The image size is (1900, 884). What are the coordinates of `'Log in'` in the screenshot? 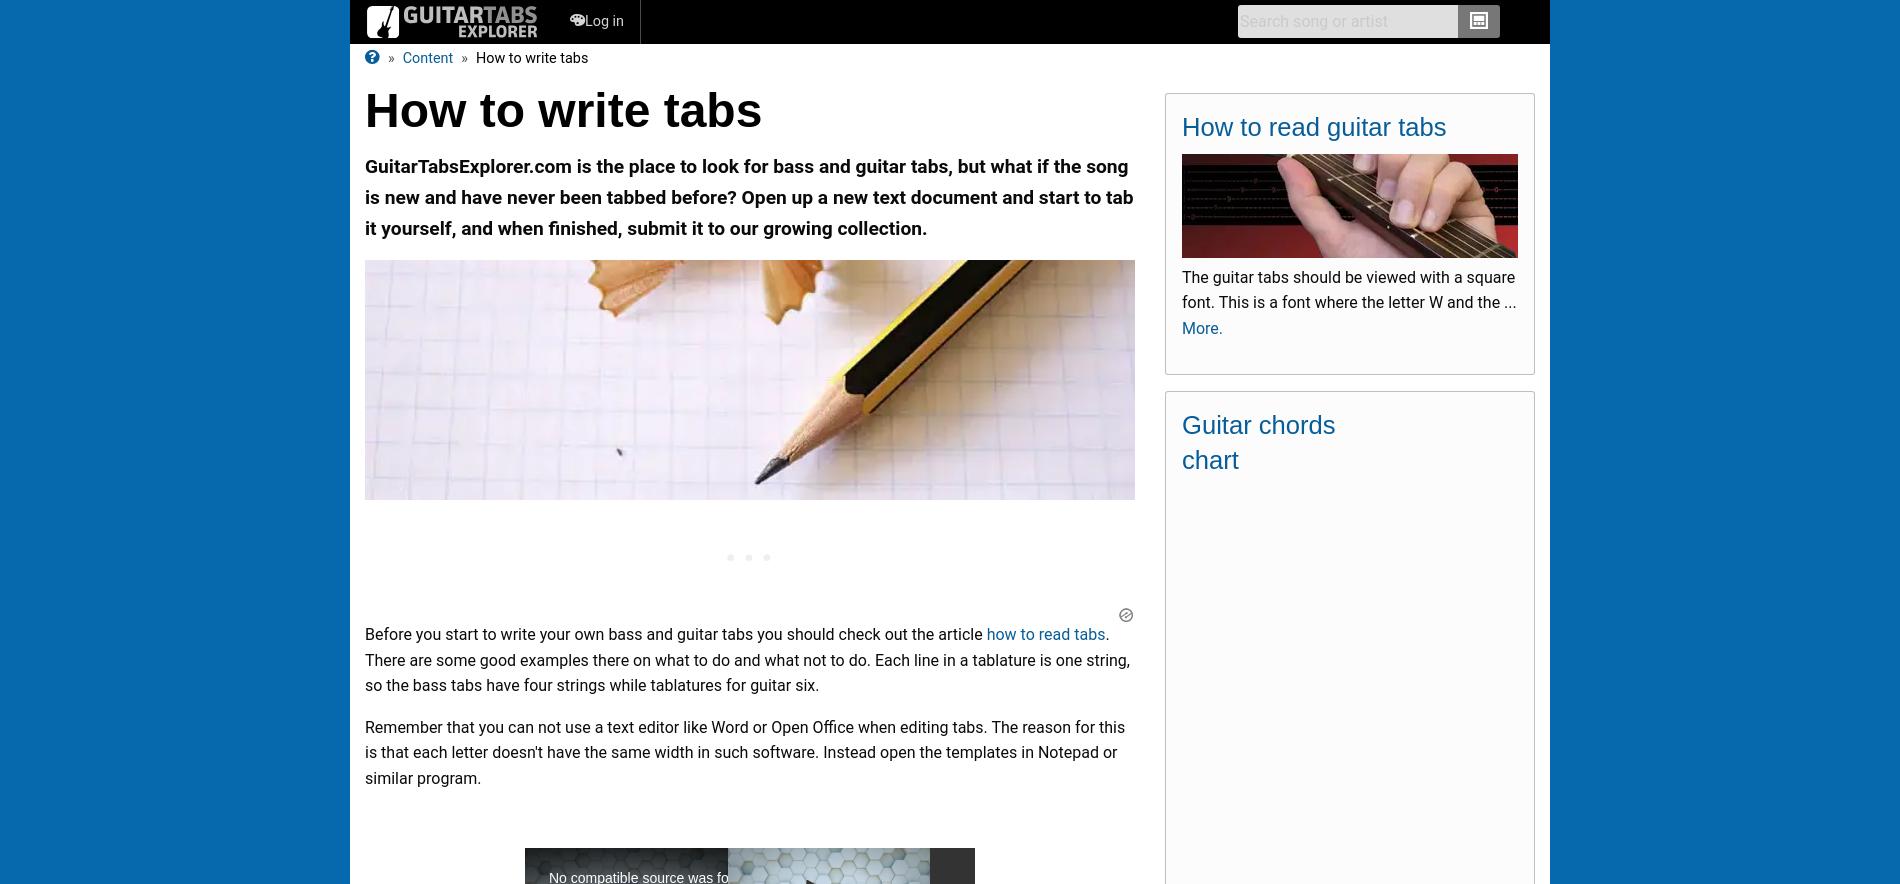 It's located at (604, 21).